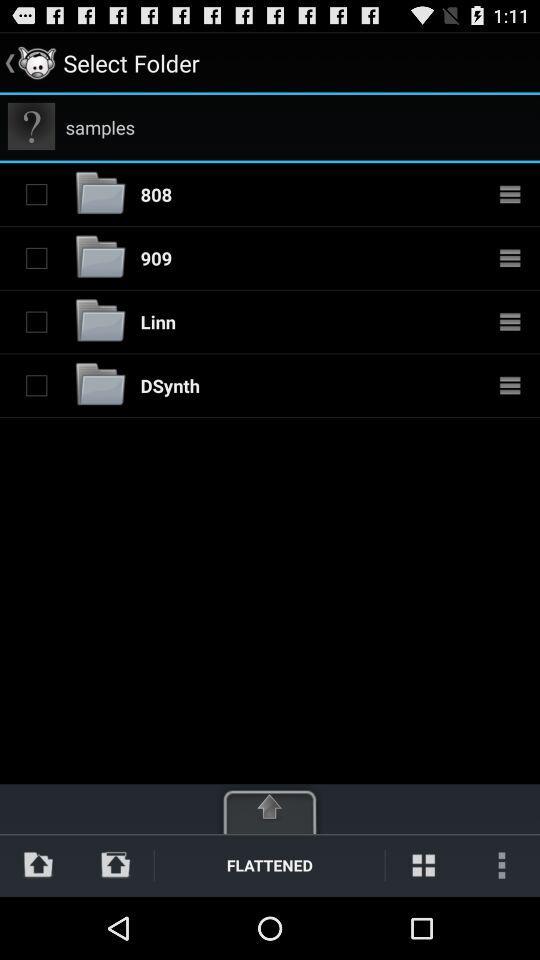 This screenshot has height=960, width=540. Describe the element at coordinates (115, 864) in the screenshot. I see `the item next to flattened` at that location.